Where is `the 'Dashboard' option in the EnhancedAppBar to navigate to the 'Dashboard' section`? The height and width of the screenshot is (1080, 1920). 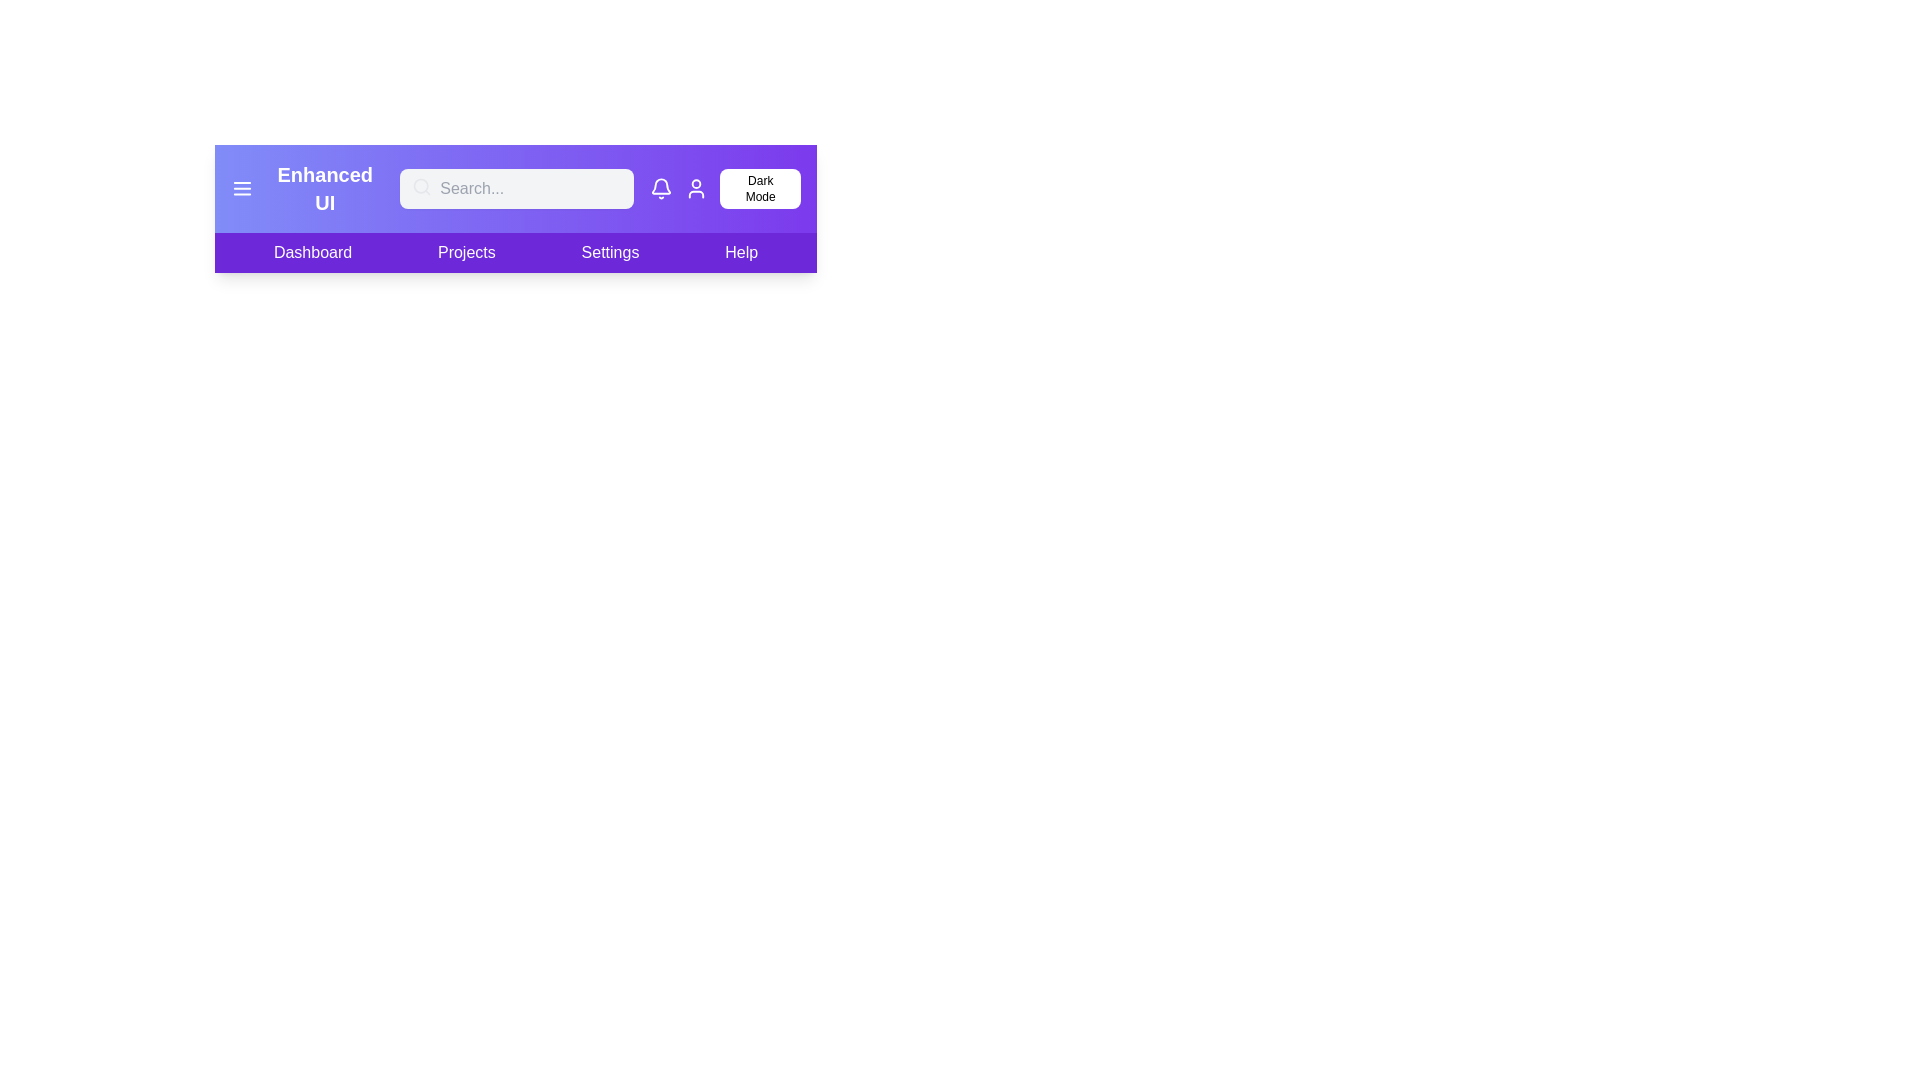
the 'Dashboard' option in the EnhancedAppBar to navigate to the 'Dashboard' section is located at coordinates (311, 252).